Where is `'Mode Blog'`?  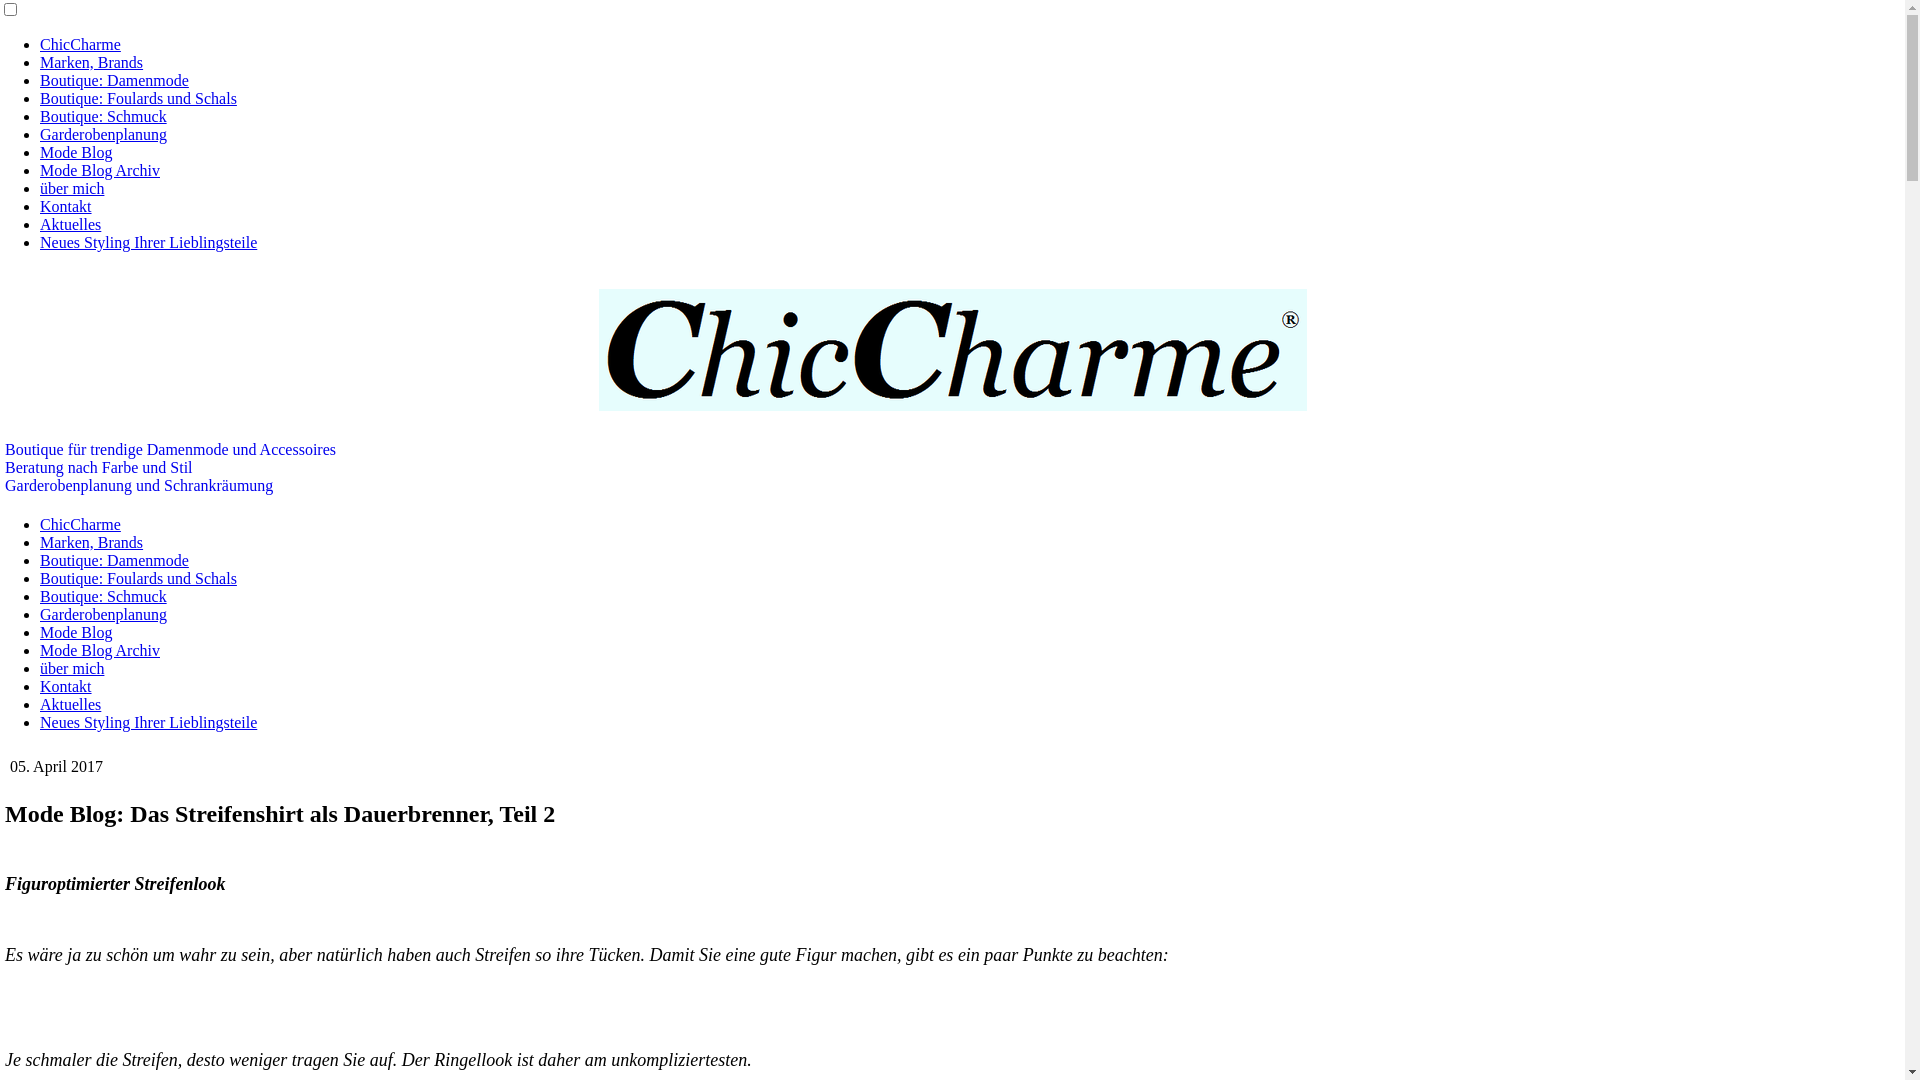 'Mode Blog' is located at coordinates (76, 151).